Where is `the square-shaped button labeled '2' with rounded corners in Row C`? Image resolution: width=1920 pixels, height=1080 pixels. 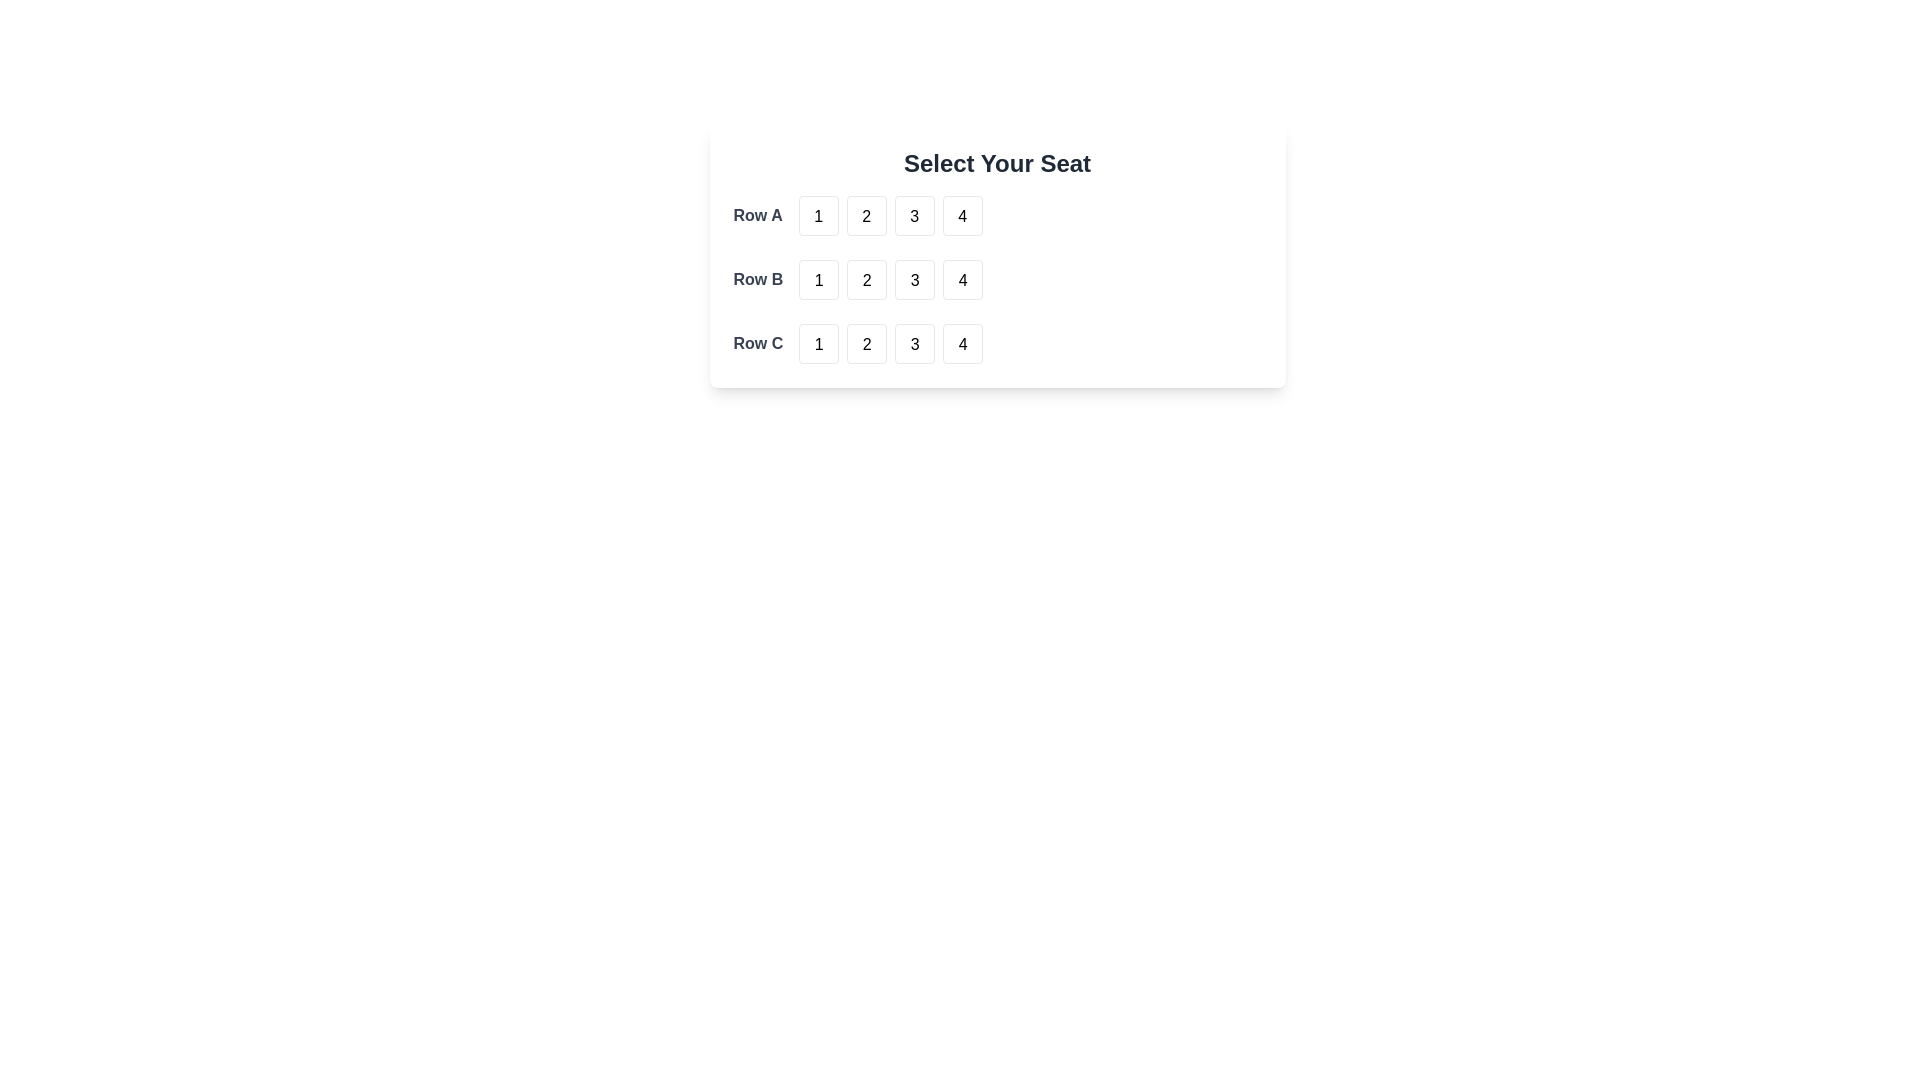
the square-shaped button labeled '2' with rounded corners in Row C is located at coordinates (867, 342).